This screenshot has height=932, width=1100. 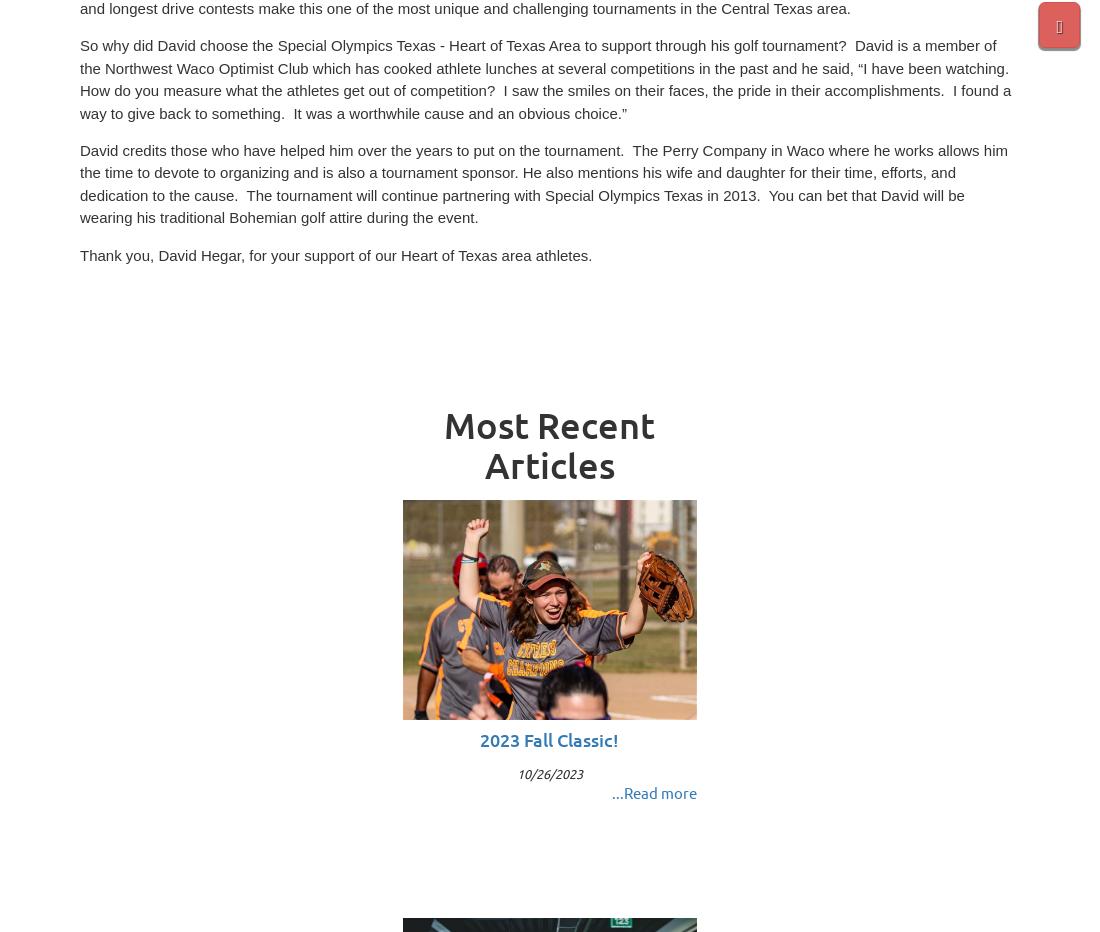 I want to click on 'So why did David choose the', so click(x=177, y=44).